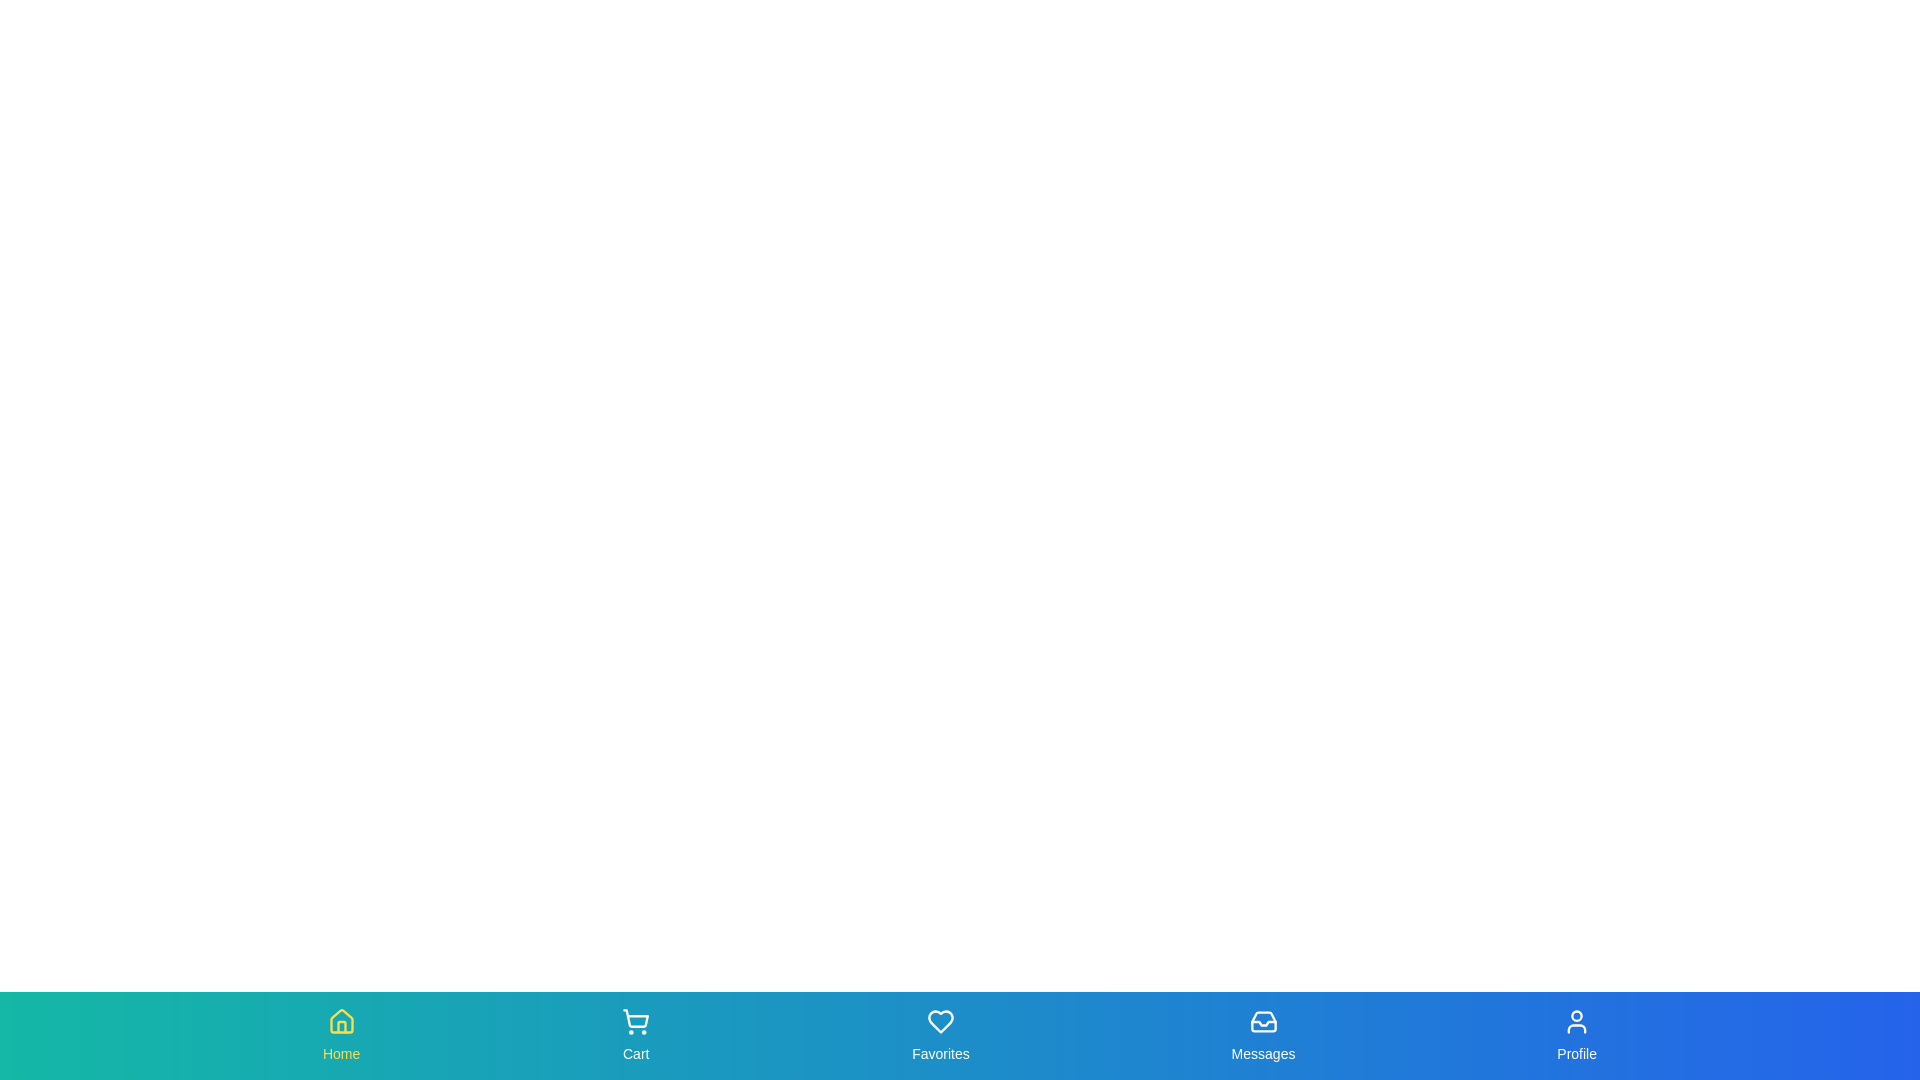  Describe the element at coordinates (939, 1035) in the screenshot. I see `the Favorites tab in the bottom navigation bar` at that location.